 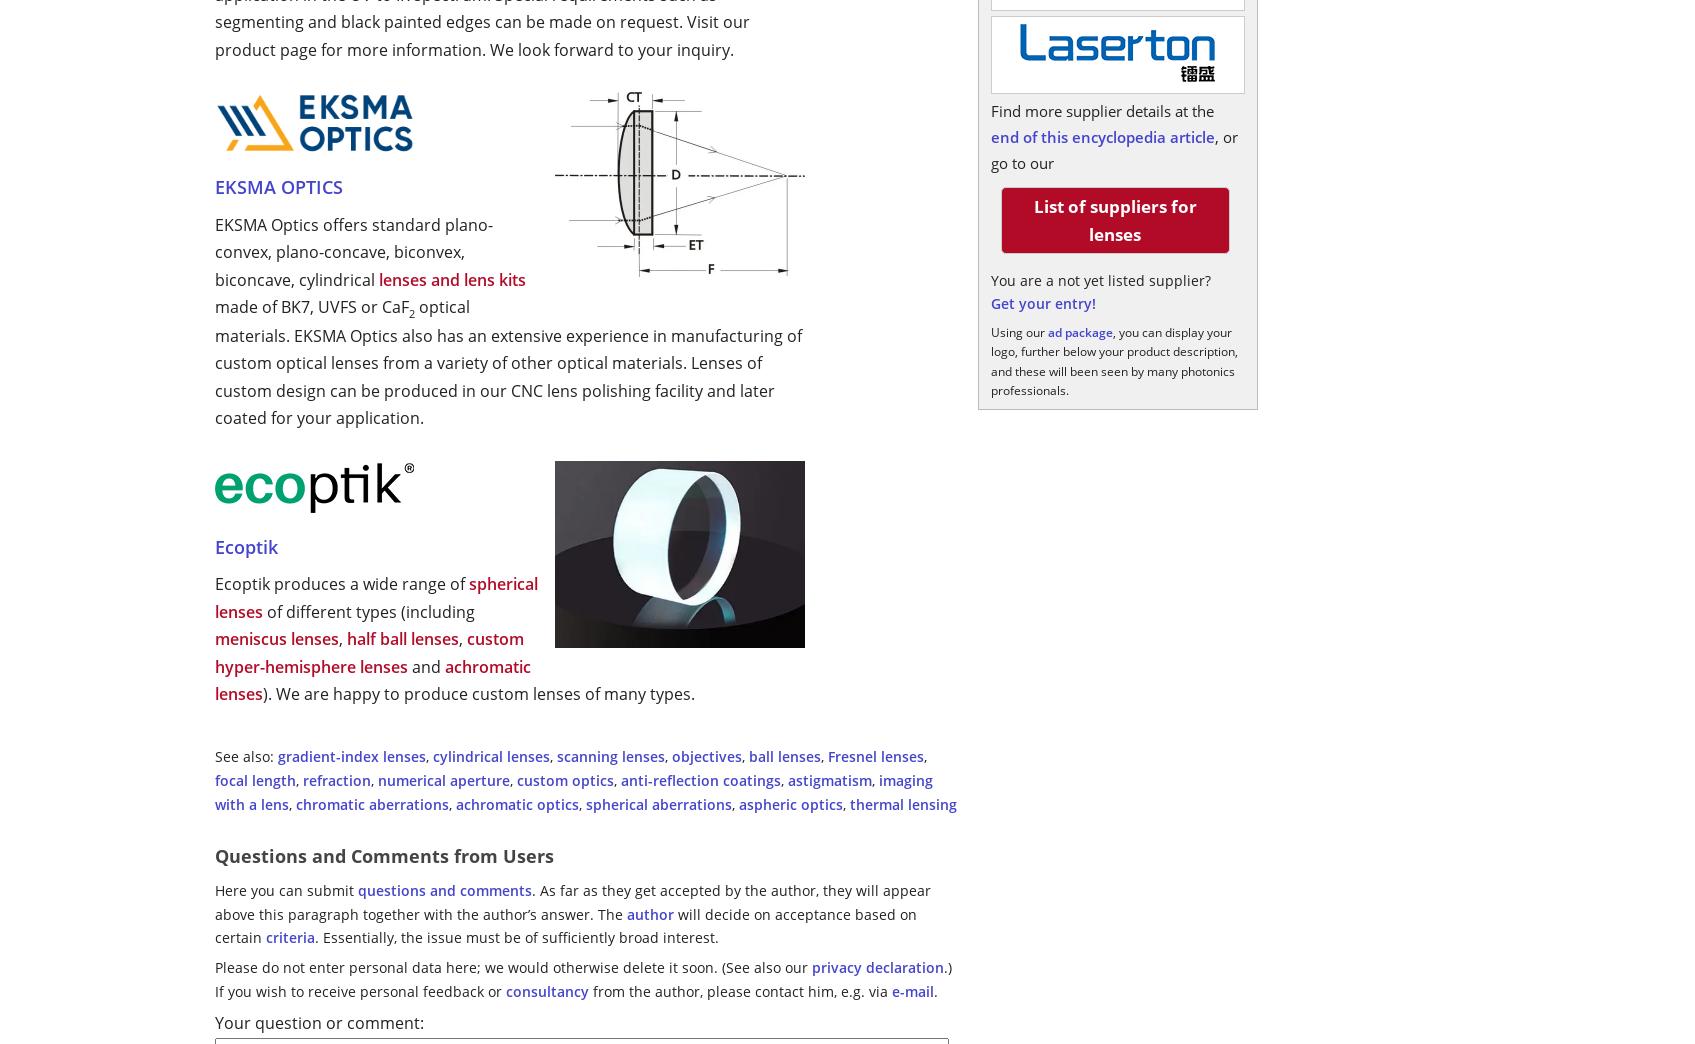 What do you see at coordinates (547, 990) in the screenshot?
I see `'consultancy'` at bounding box center [547, 990].